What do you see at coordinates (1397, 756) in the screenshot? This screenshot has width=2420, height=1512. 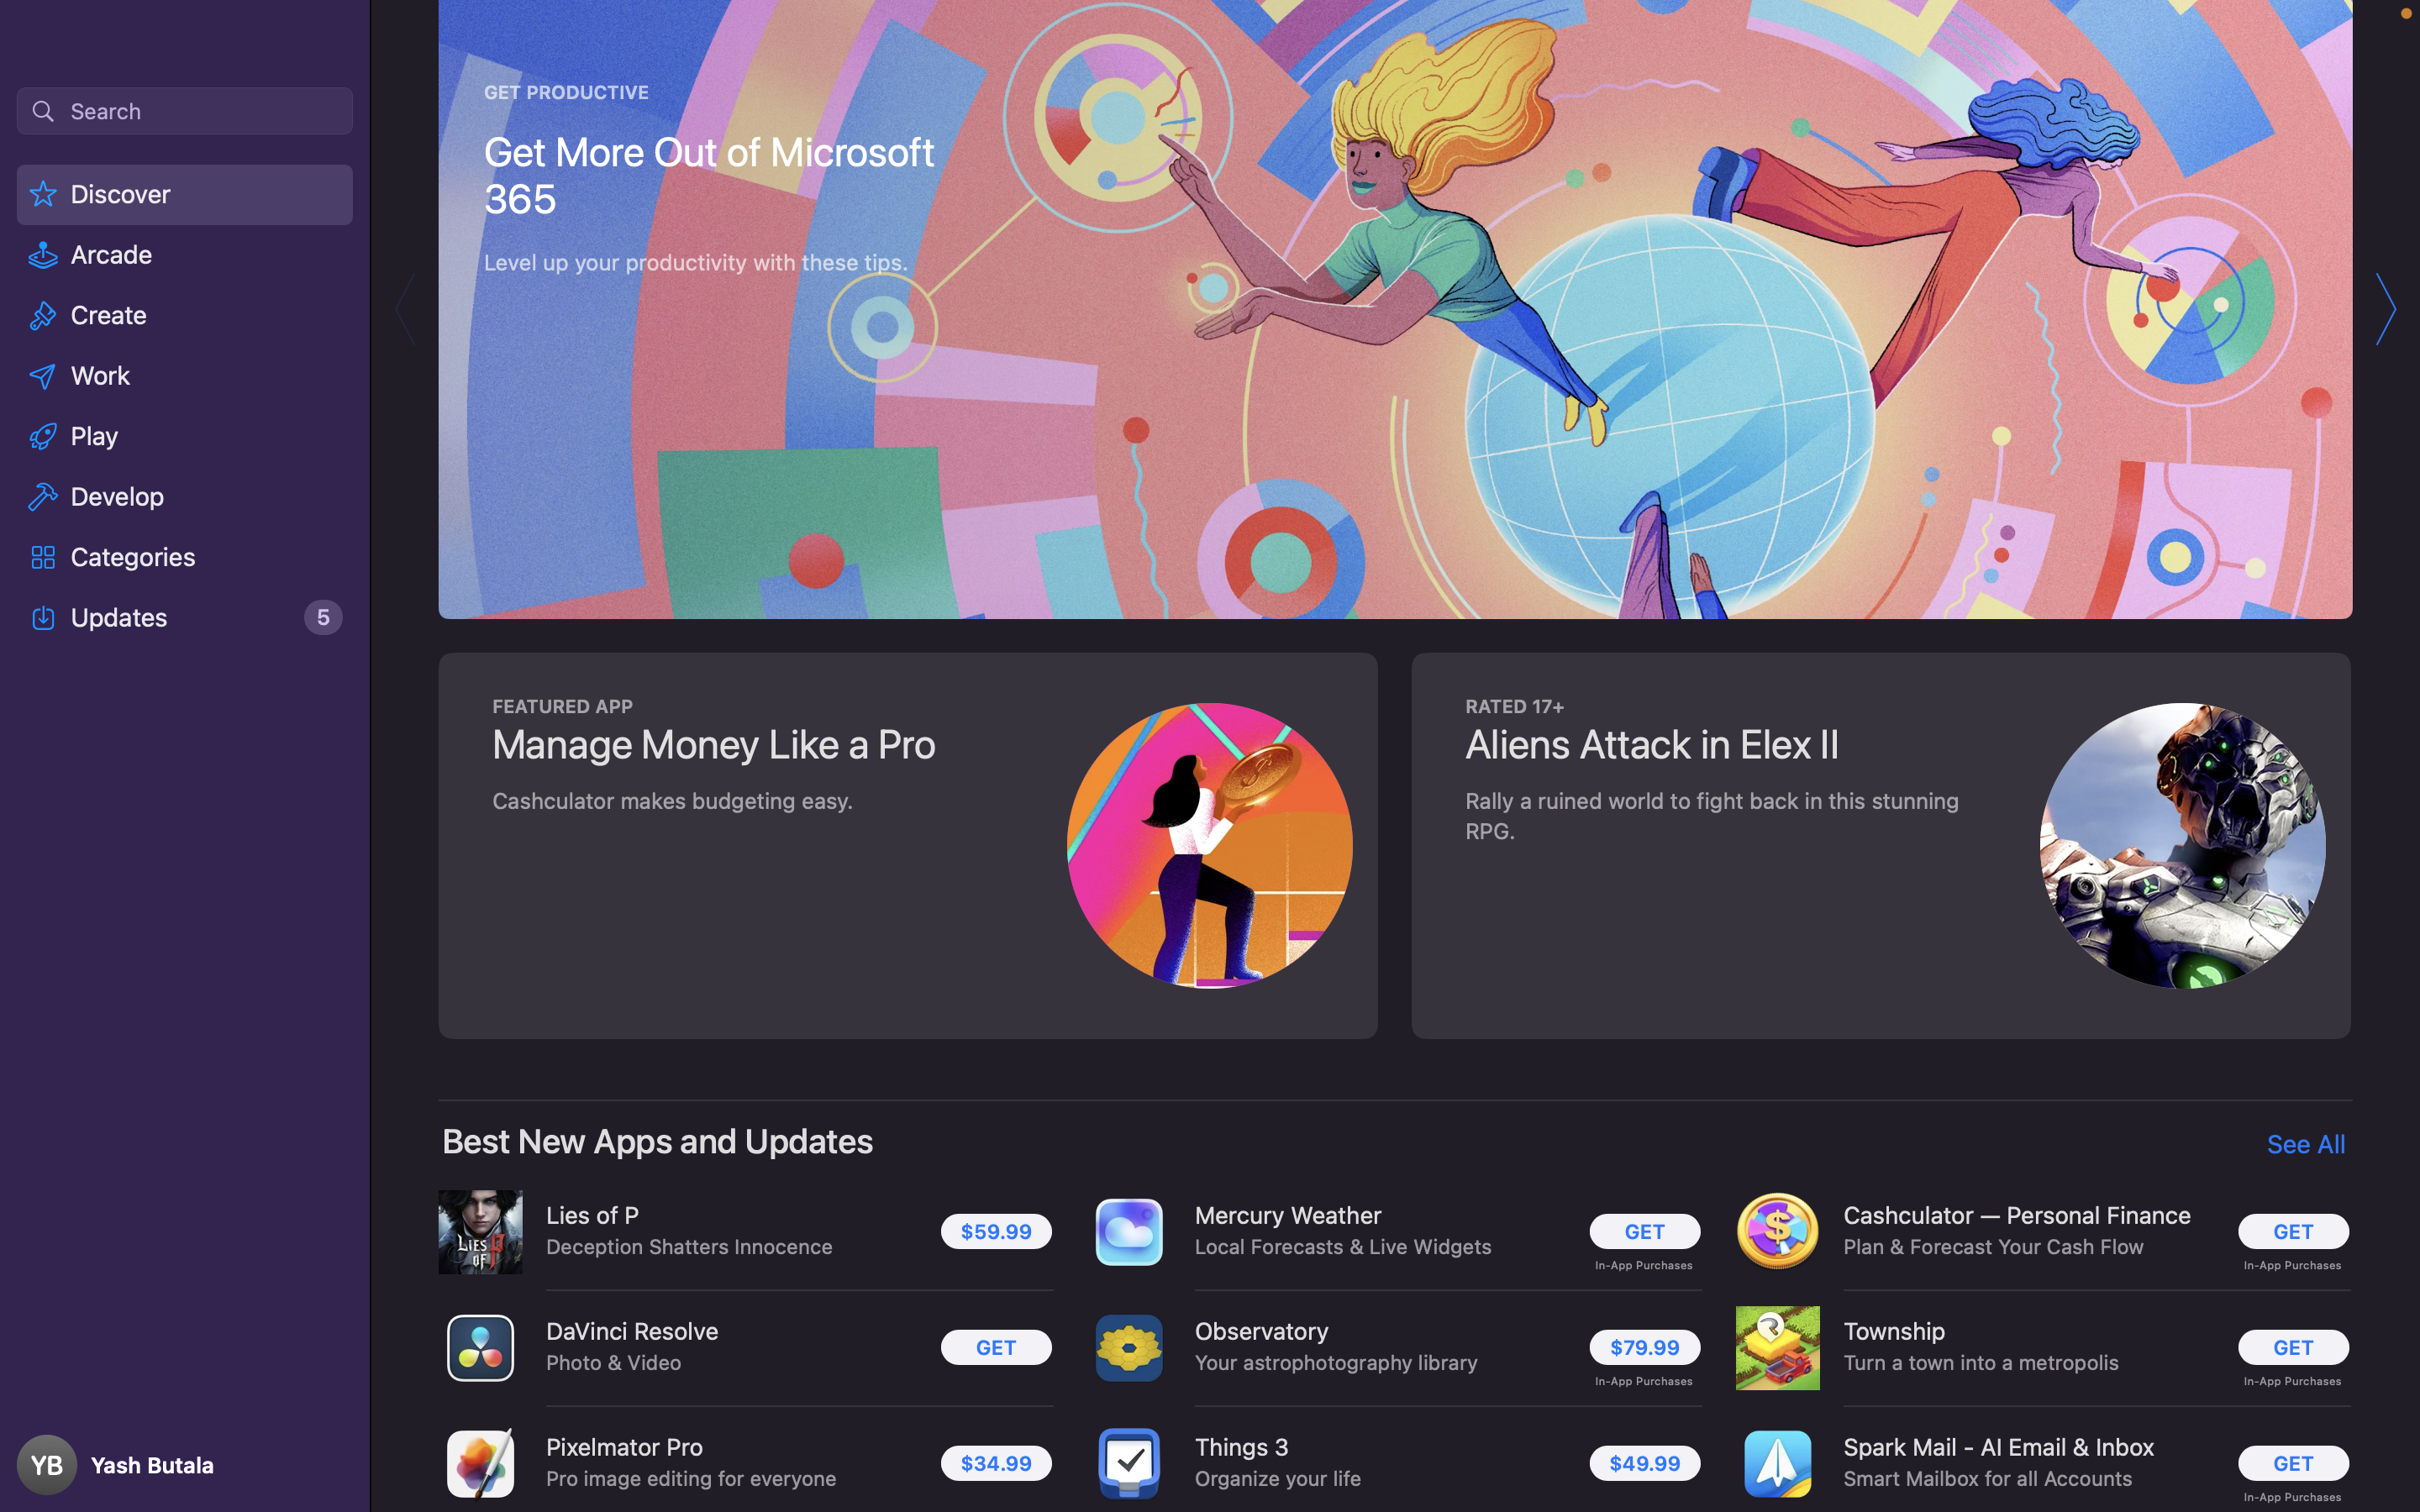 I see `Execute a 50-unit scroll downward to view more applications` at bounding box center [1397, 756].